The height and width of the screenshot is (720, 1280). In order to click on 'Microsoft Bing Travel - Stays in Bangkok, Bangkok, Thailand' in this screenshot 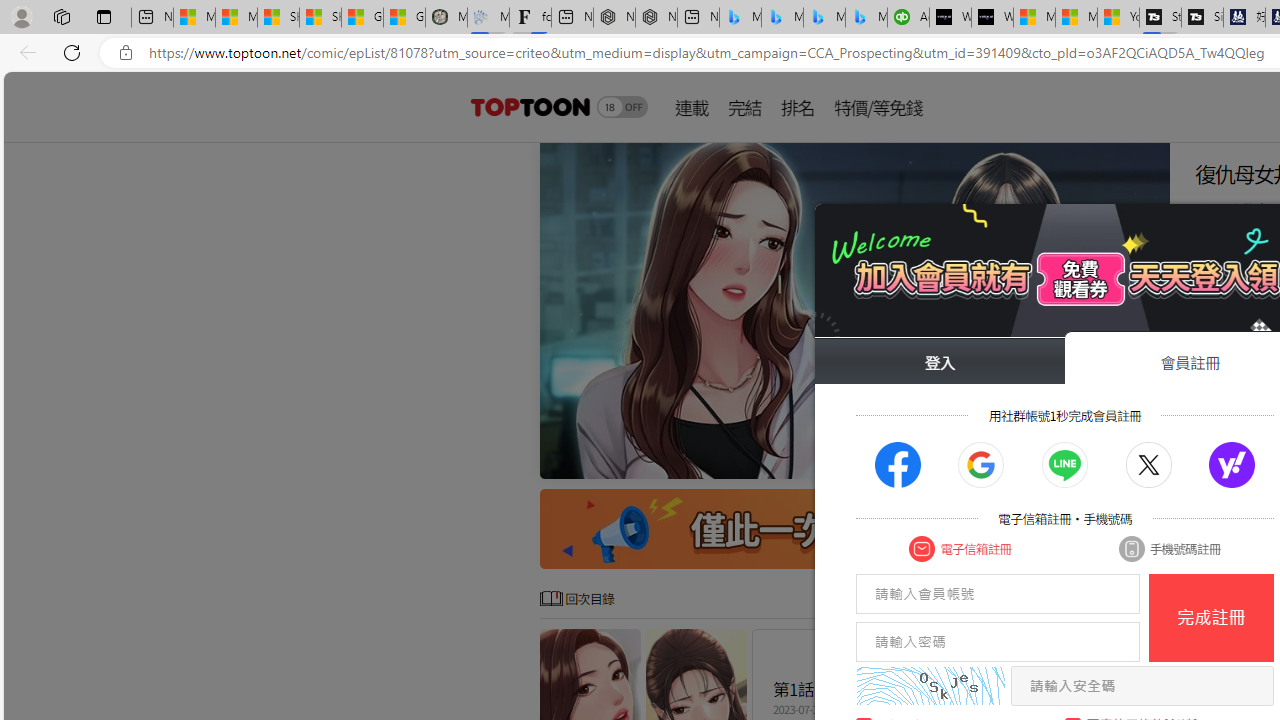, I will do `click(781, 17)`.